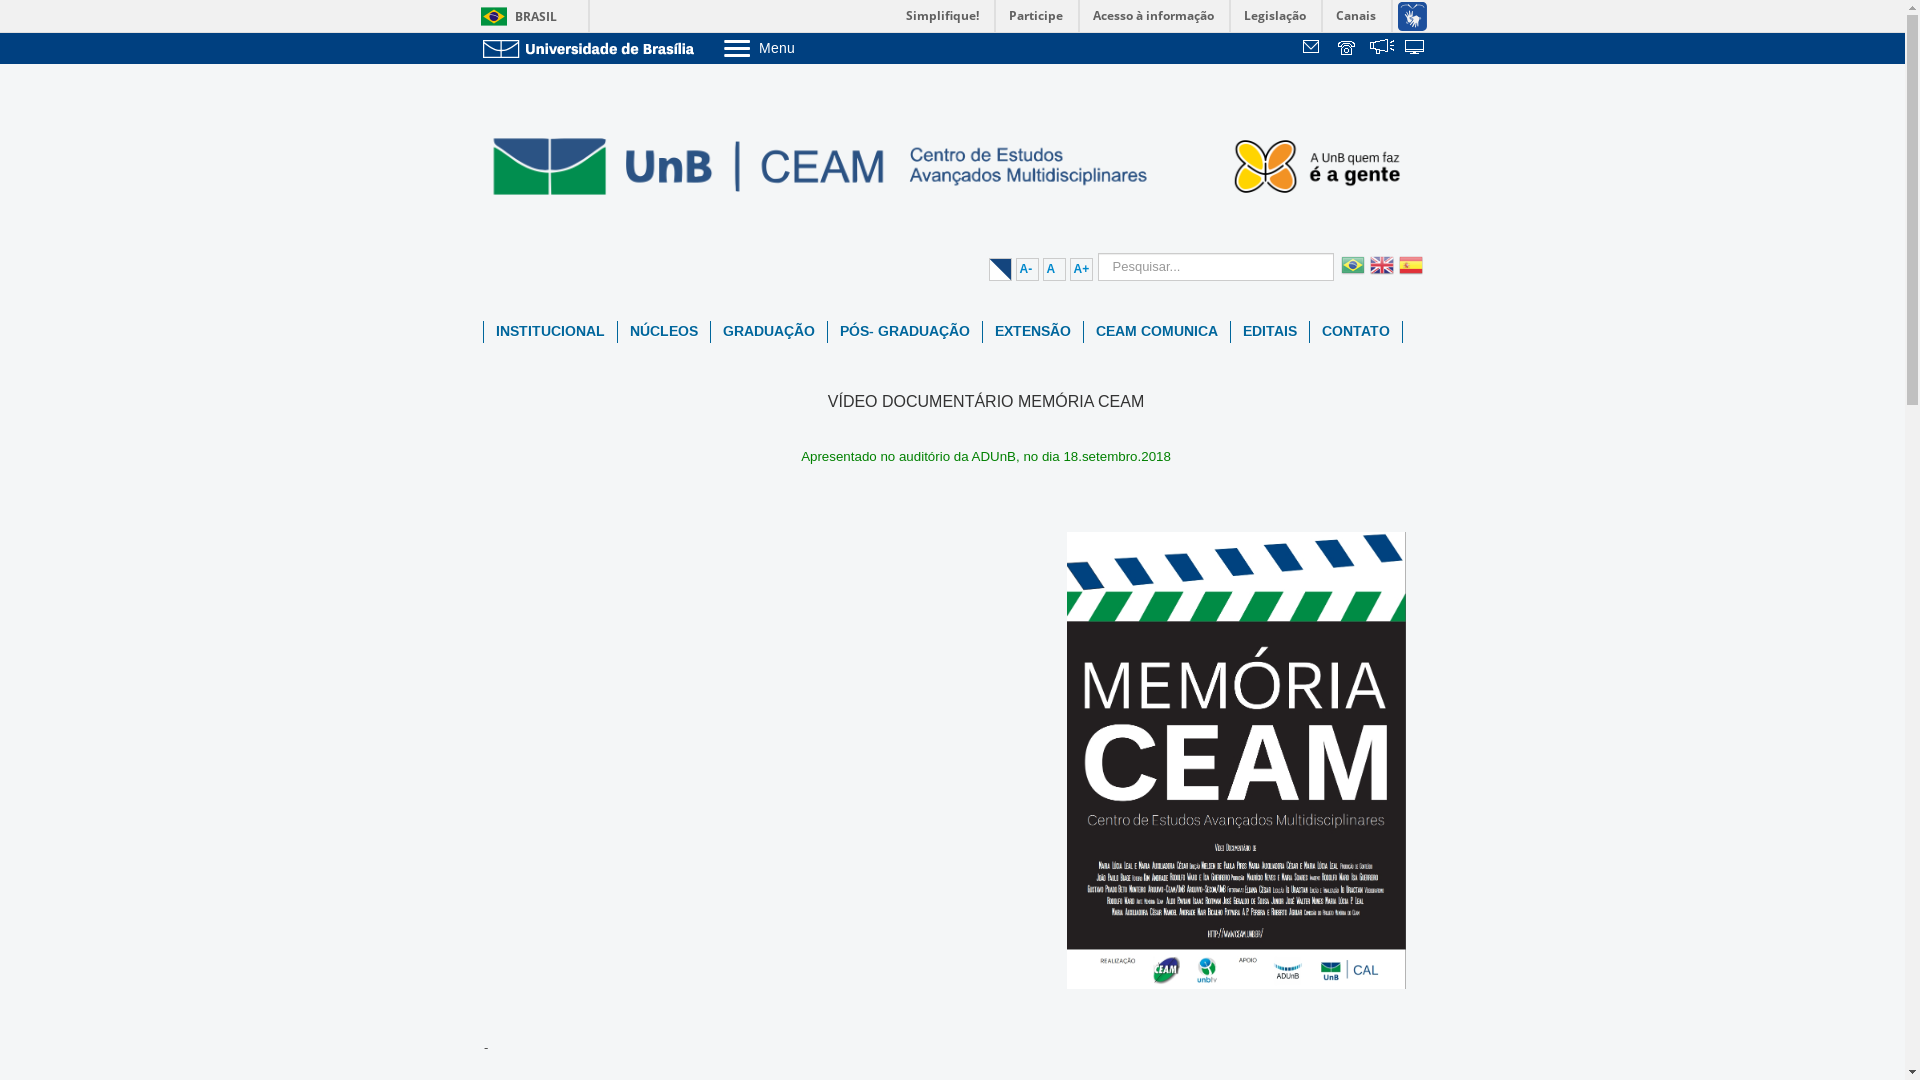 Image resolution: width=1920 pixels, height=1080 pixels. I want to click on 'CONTATO', so click(1356, 330).